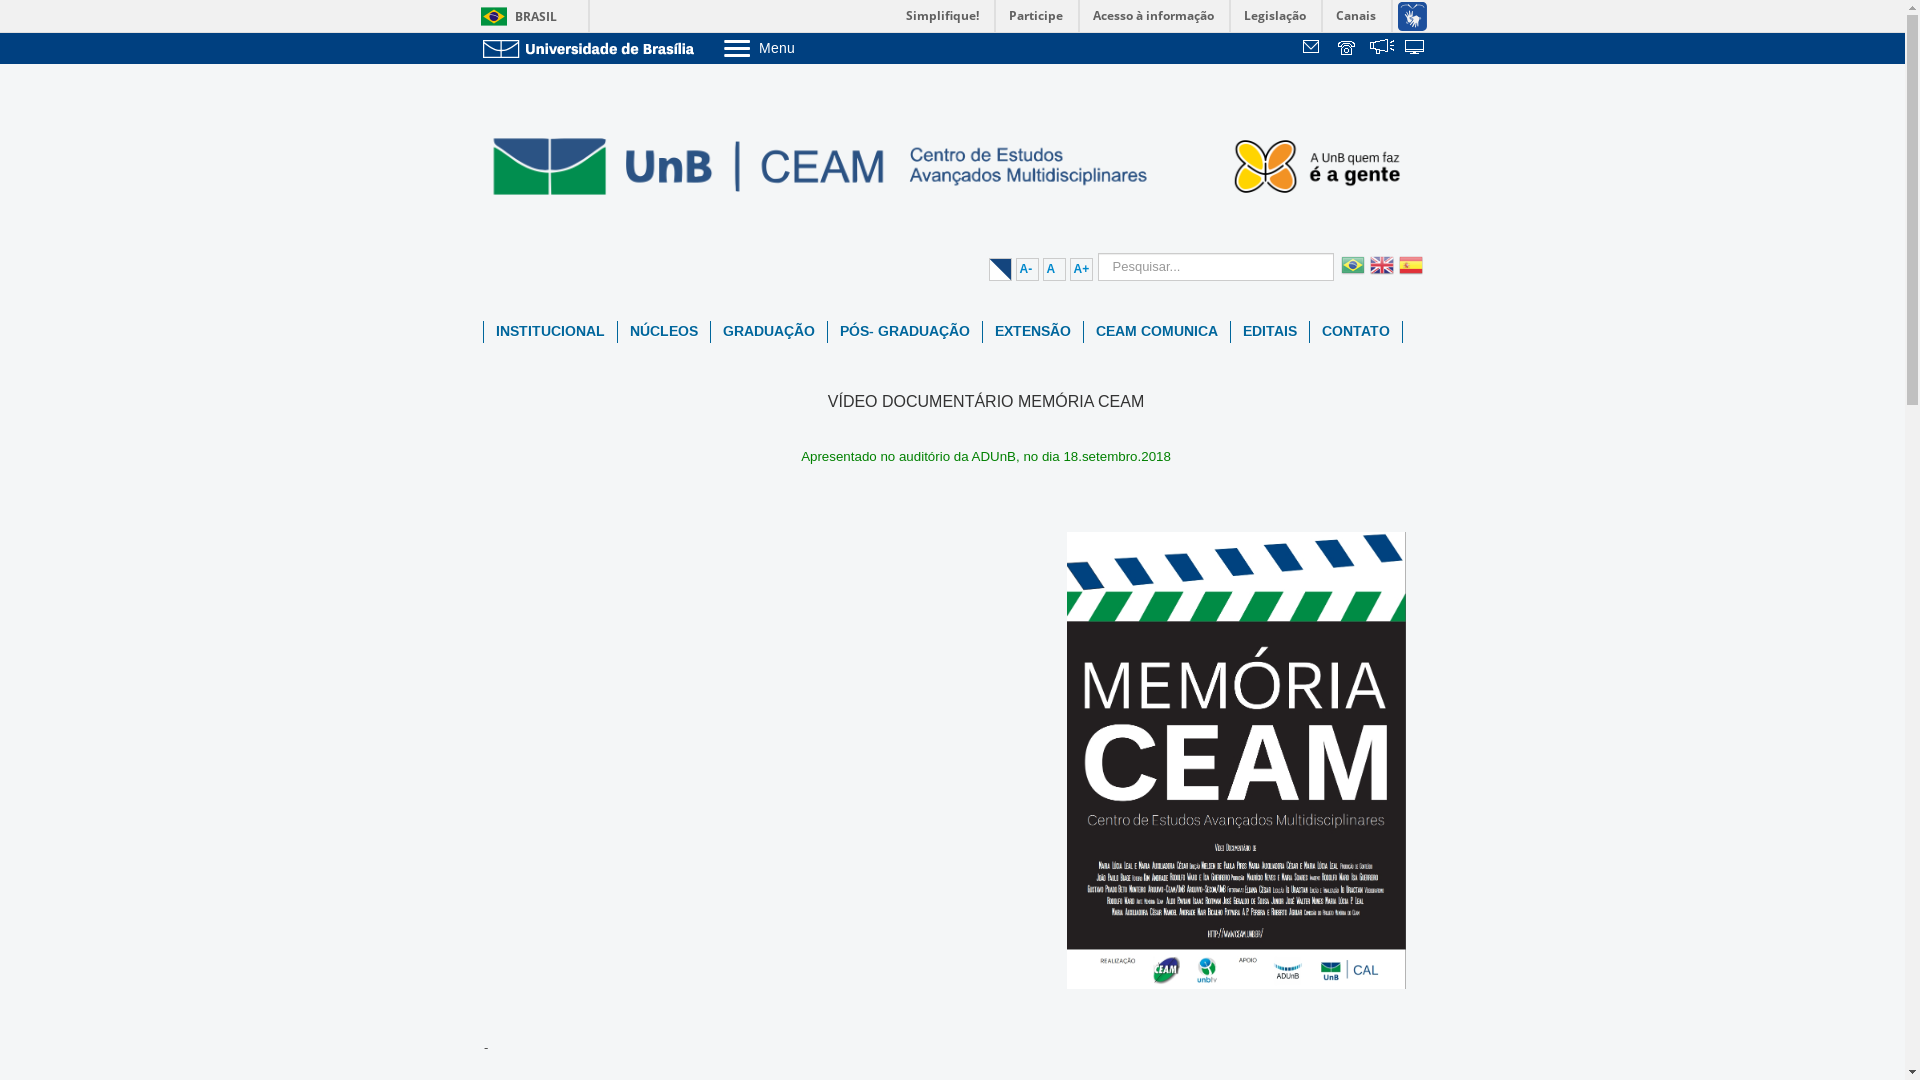 Image resolution: width=1920 pixels, height=1080 pixels. I want to click on 'CONTATO', so click(1356, 330).